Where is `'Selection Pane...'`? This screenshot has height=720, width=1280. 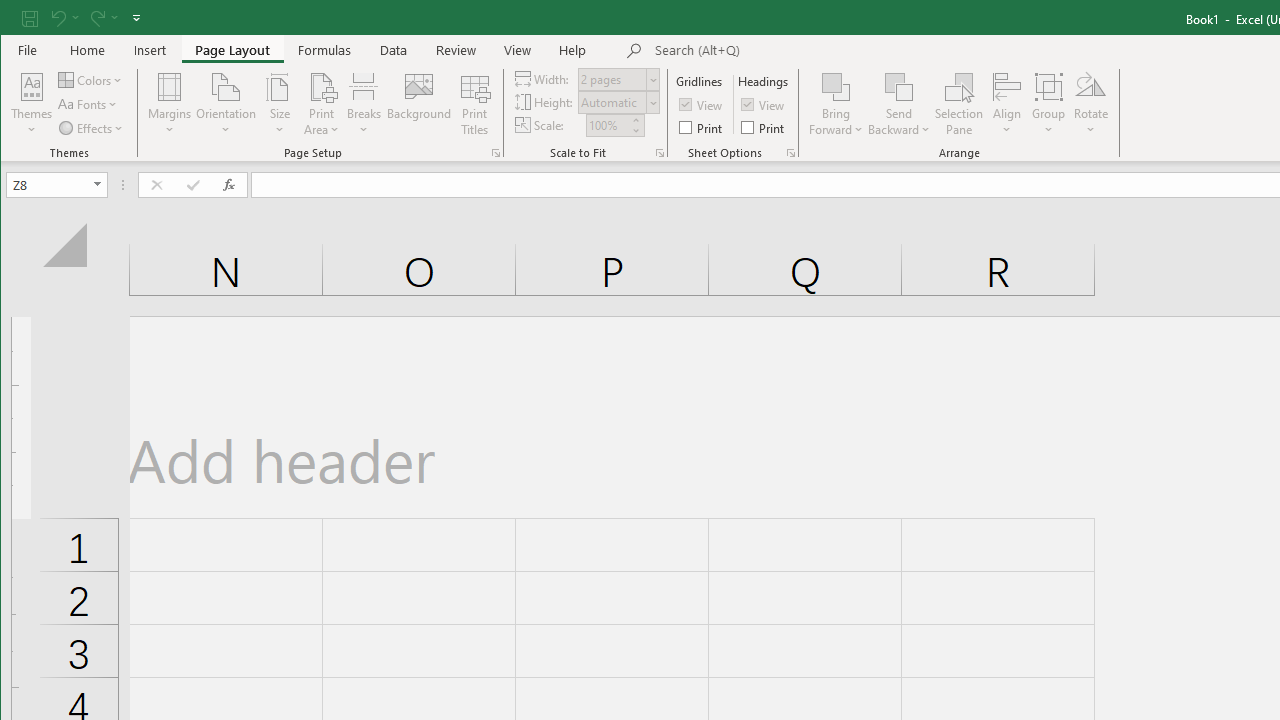
'Selection Pane...' is located at coordinates (958, 104).